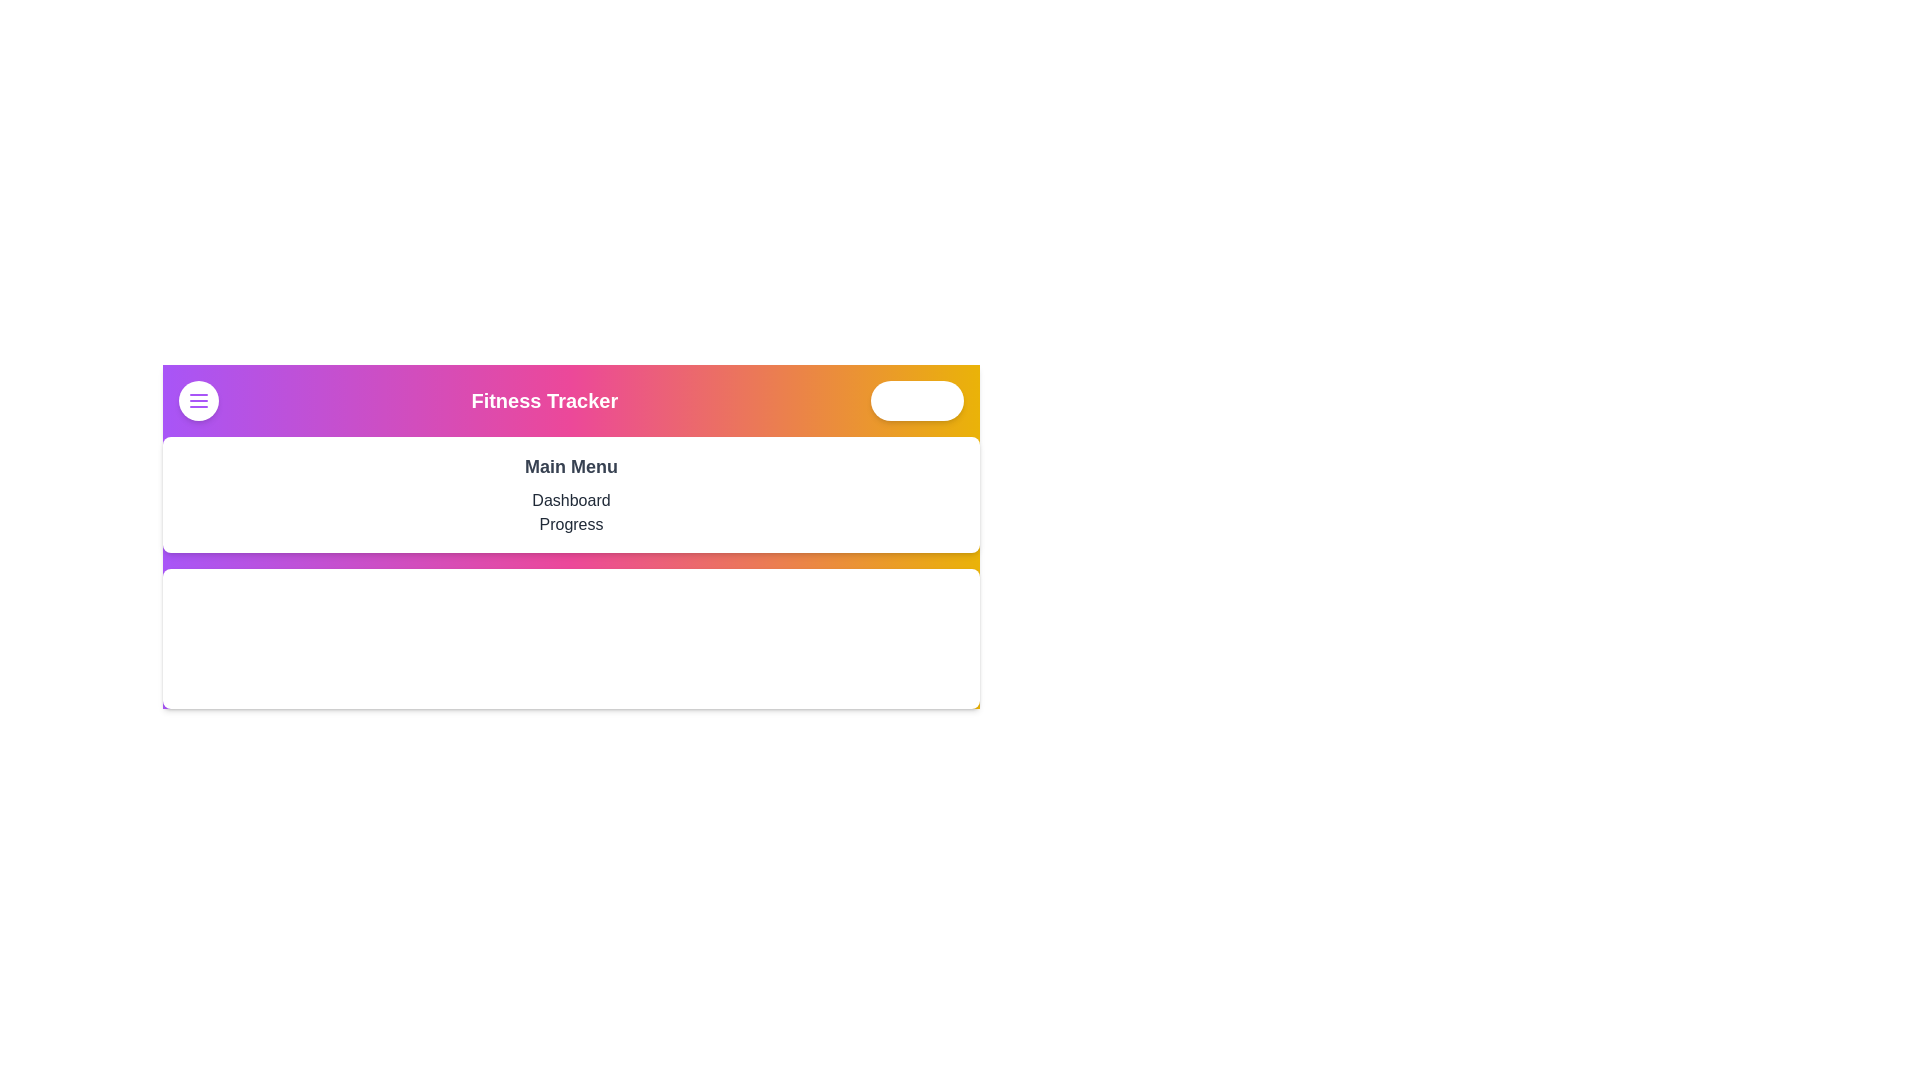 This screenshot has width=1920, height=1080. What do you see at coordinates (570, 500) in the screenshot?
I see `the 'Dashboard' menu item` at bounding box center [570, 500].